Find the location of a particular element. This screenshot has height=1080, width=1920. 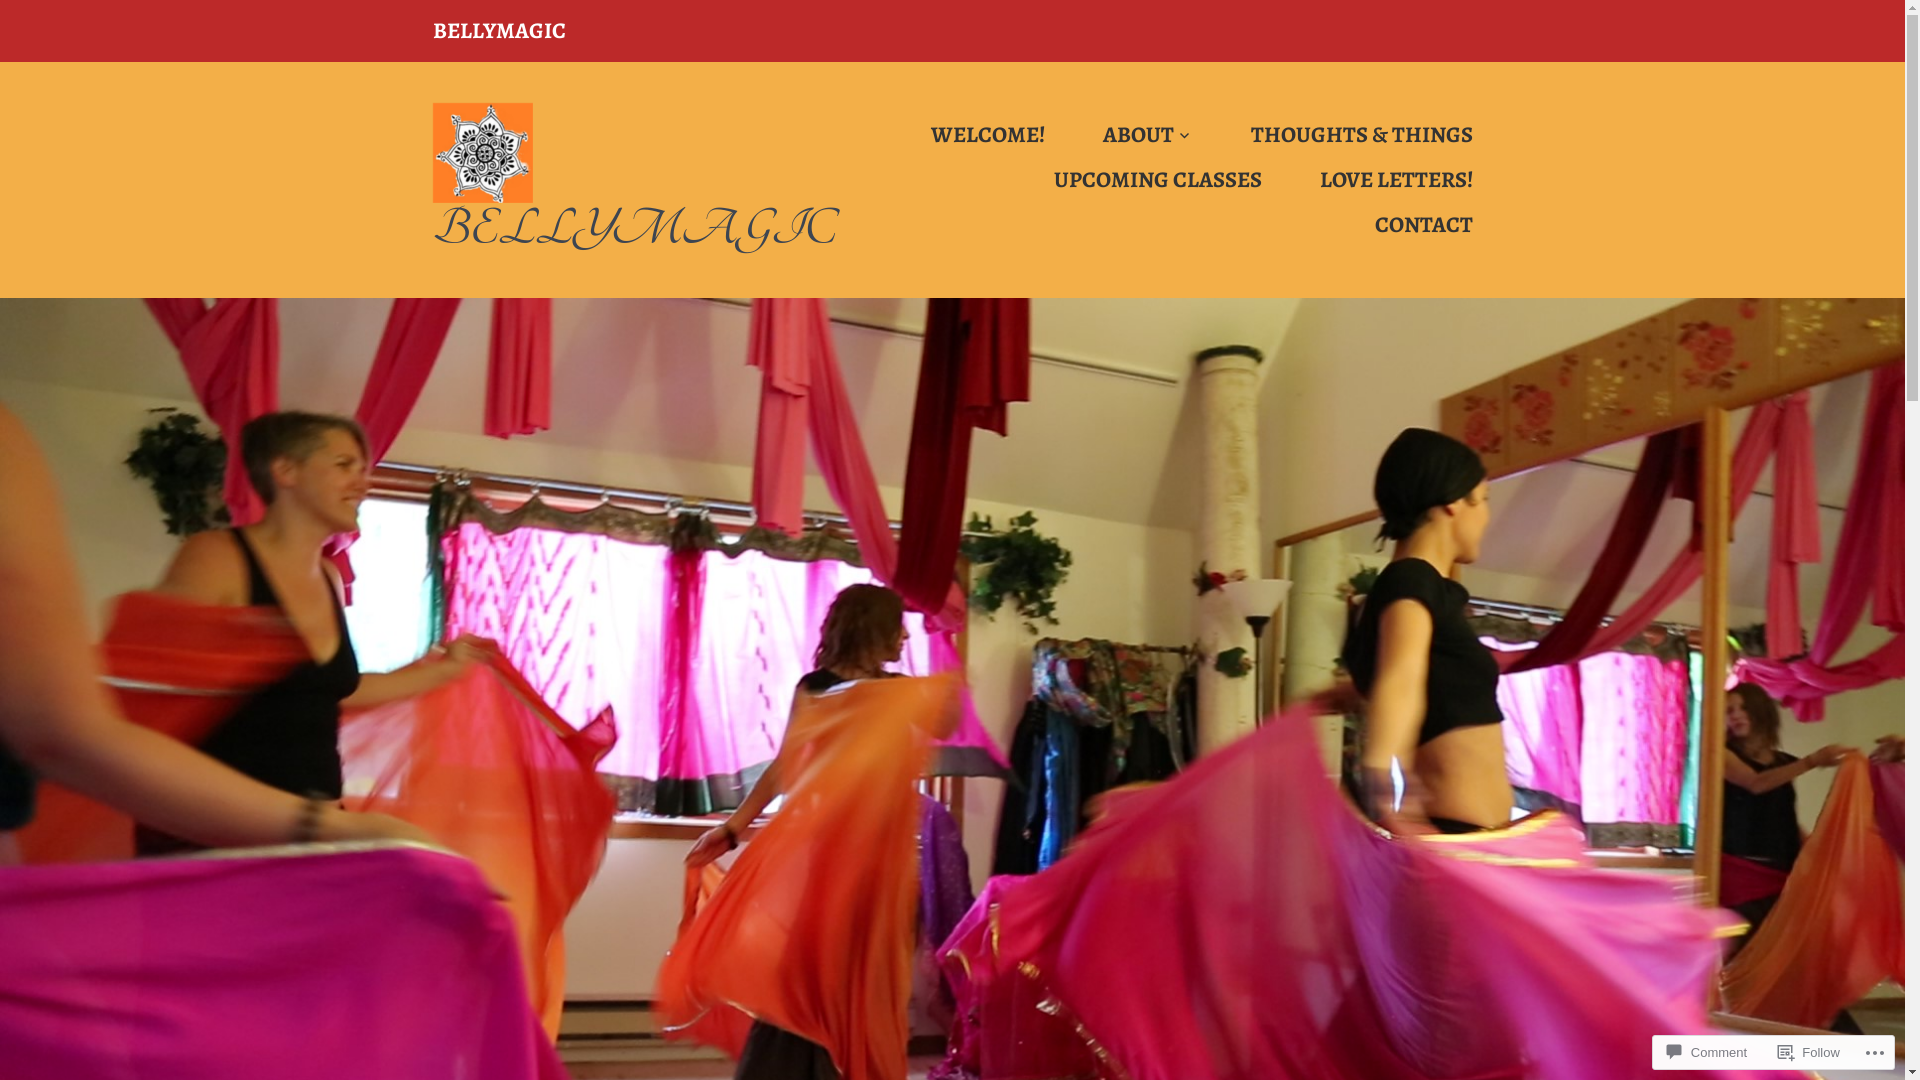

'ABOUT' is located at coordinates (1121, 135).